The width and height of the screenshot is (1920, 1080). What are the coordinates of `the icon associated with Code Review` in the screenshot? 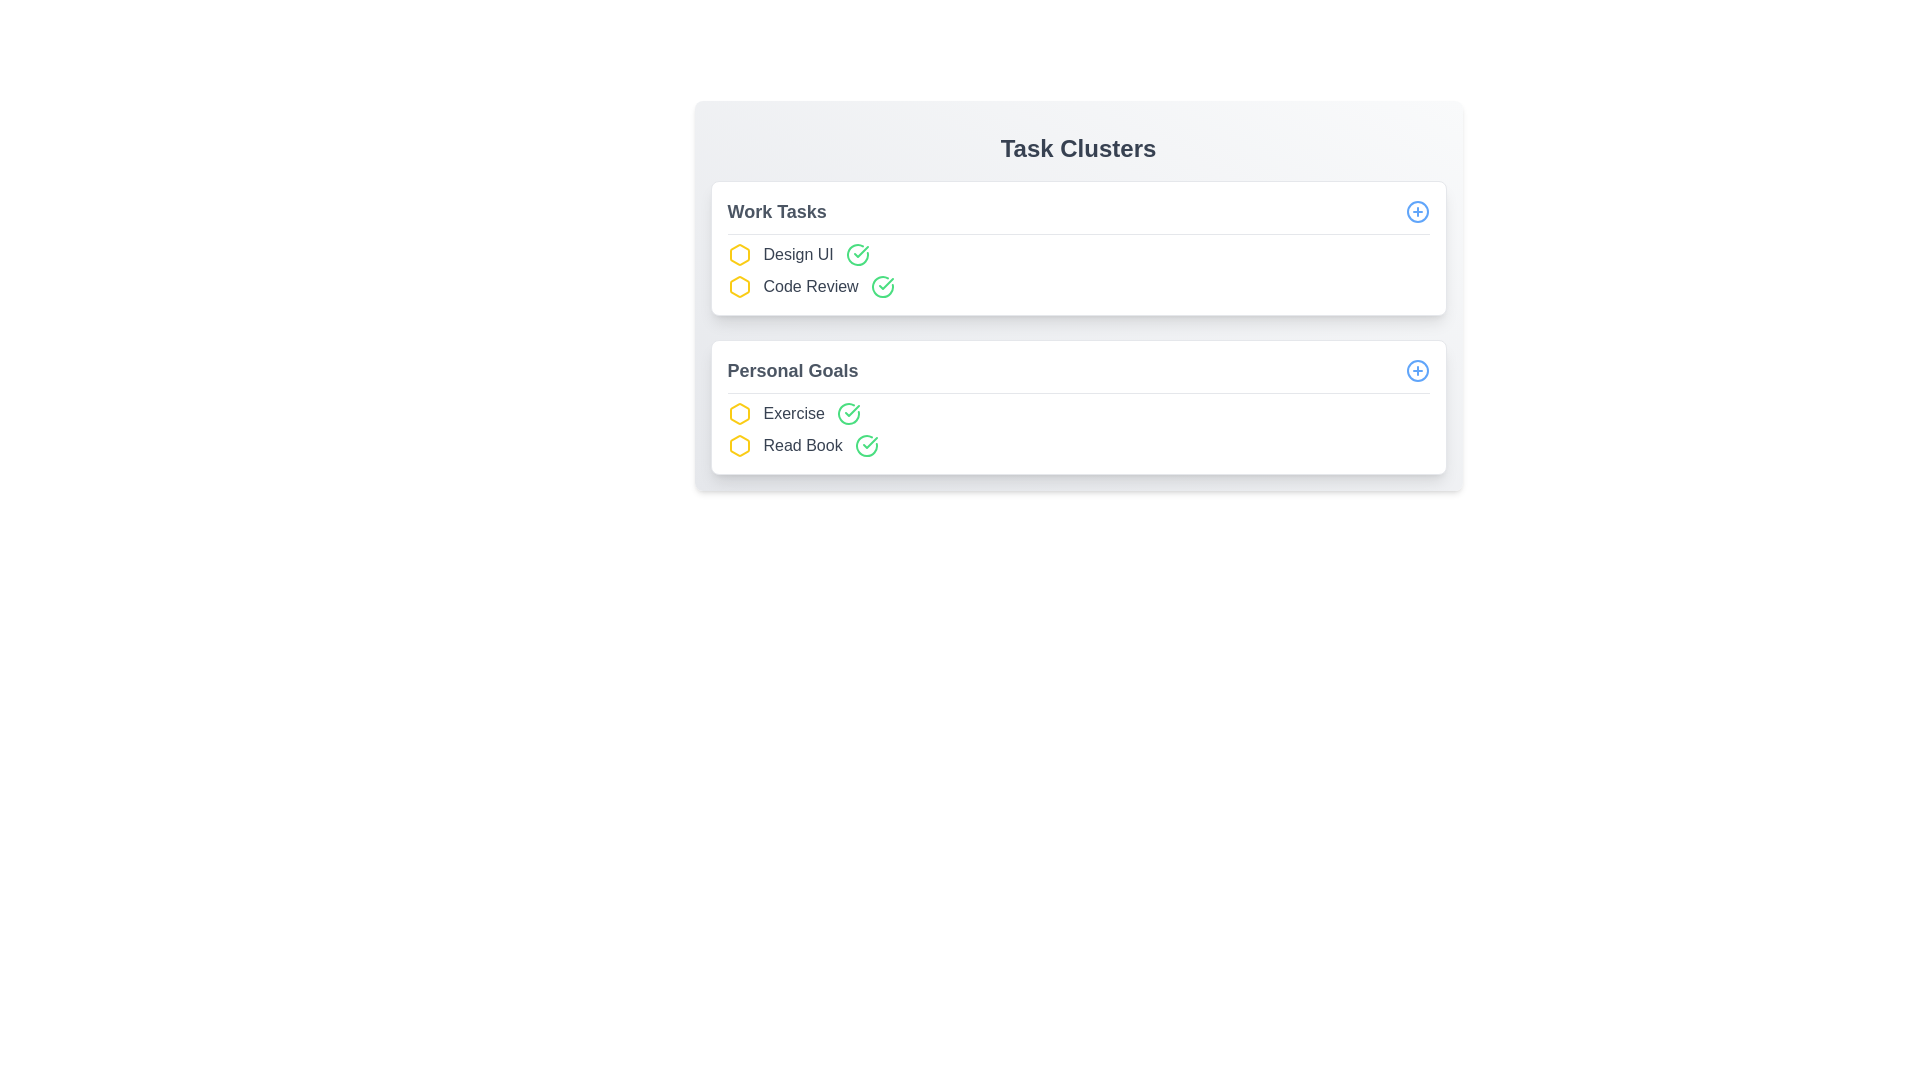 It's located at (738, 286).